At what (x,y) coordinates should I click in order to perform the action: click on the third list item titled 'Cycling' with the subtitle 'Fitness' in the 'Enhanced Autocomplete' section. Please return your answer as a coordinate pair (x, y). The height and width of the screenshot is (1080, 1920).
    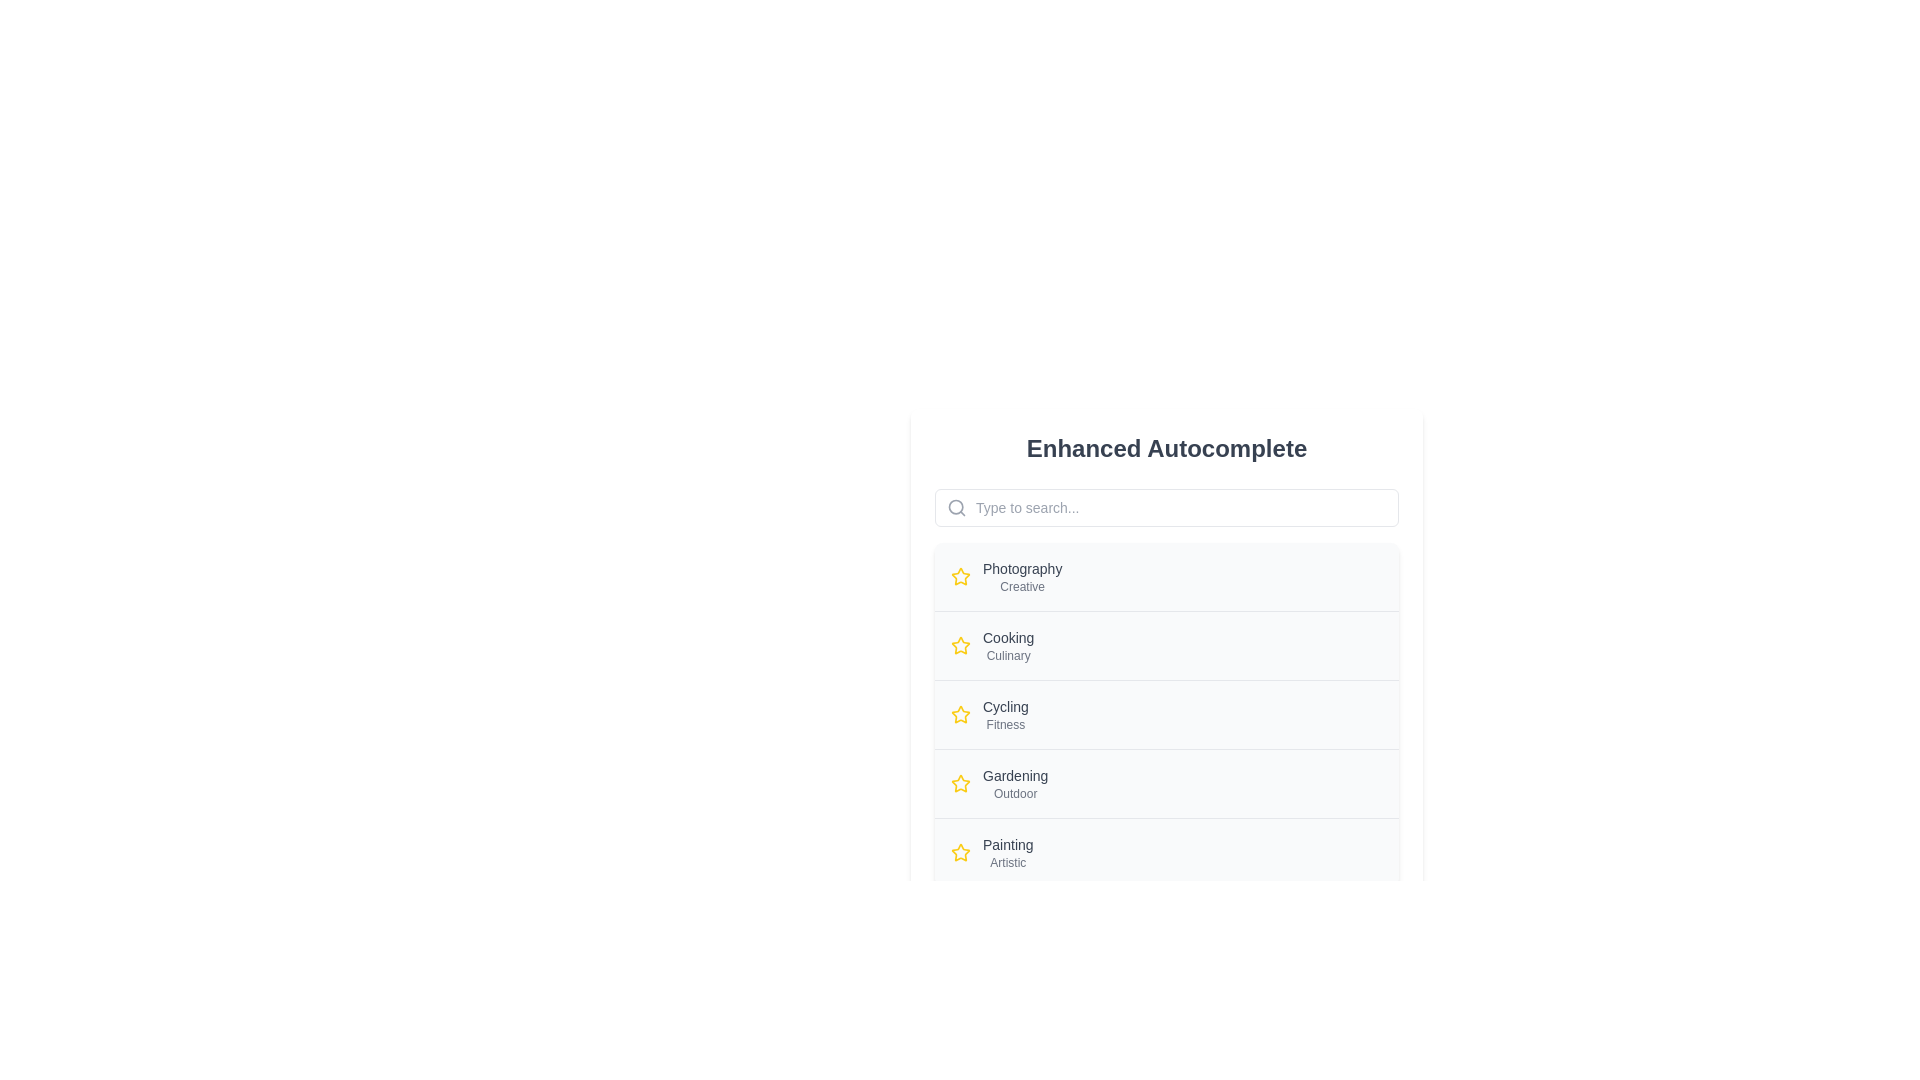
    Looking at the image, I should click on (1166, 713).